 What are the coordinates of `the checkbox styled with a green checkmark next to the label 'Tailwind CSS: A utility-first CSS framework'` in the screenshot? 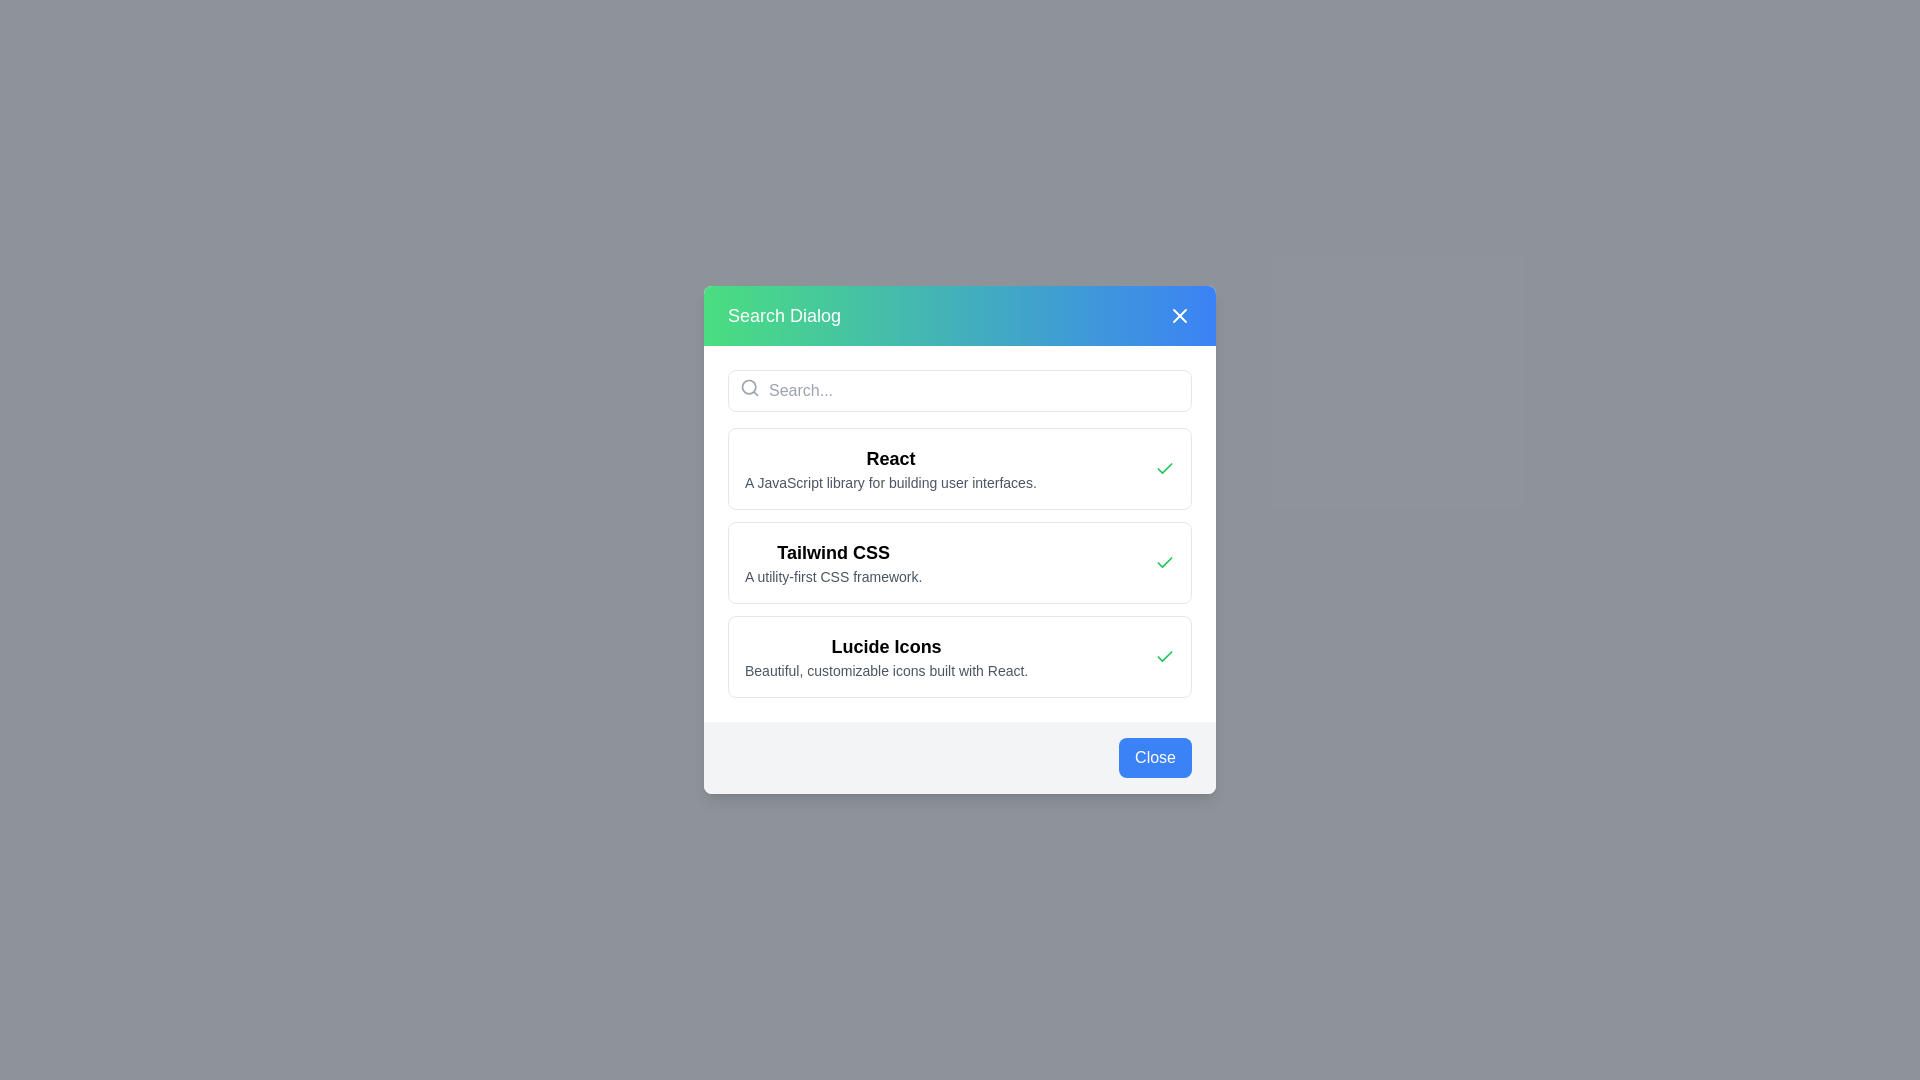 It's located at (1165, 563).